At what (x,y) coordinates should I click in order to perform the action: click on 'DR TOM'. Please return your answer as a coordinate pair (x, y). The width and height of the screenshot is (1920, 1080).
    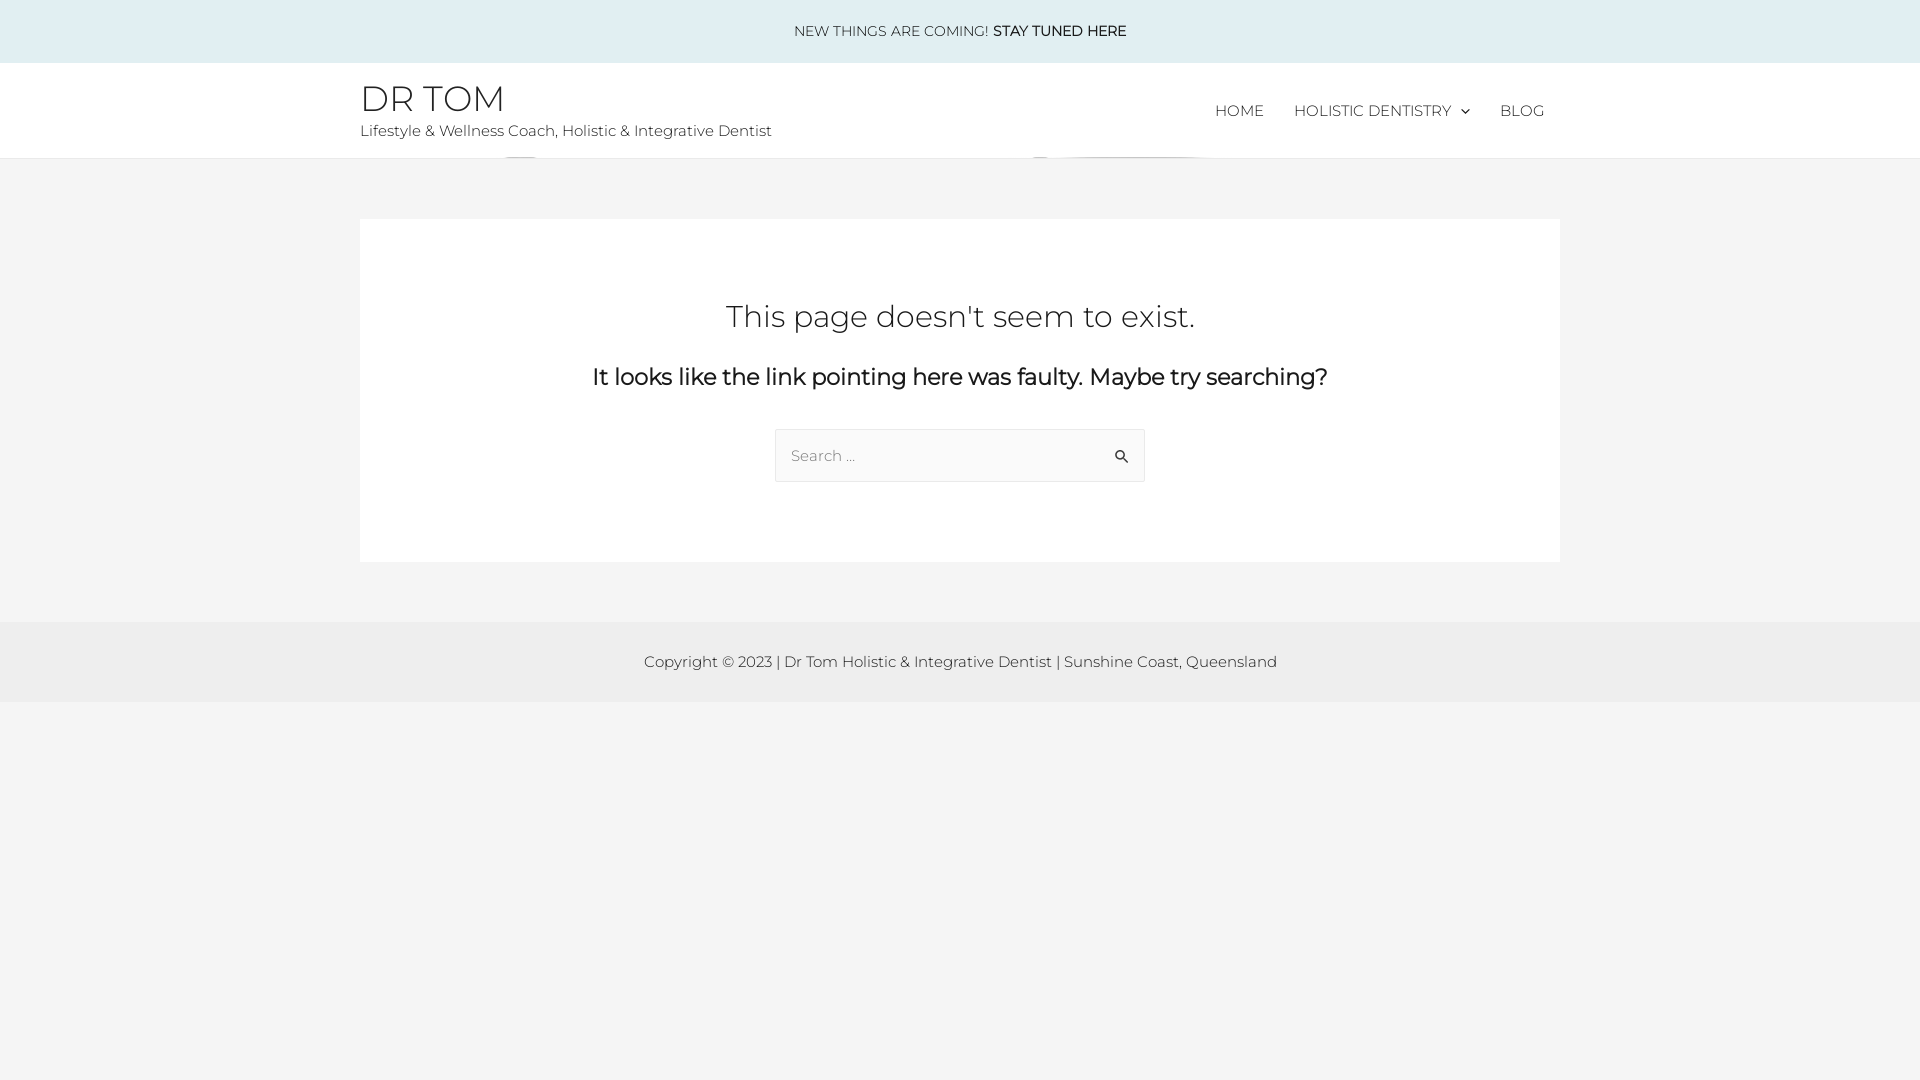
    Looking at the image, I should click on (431, 98).